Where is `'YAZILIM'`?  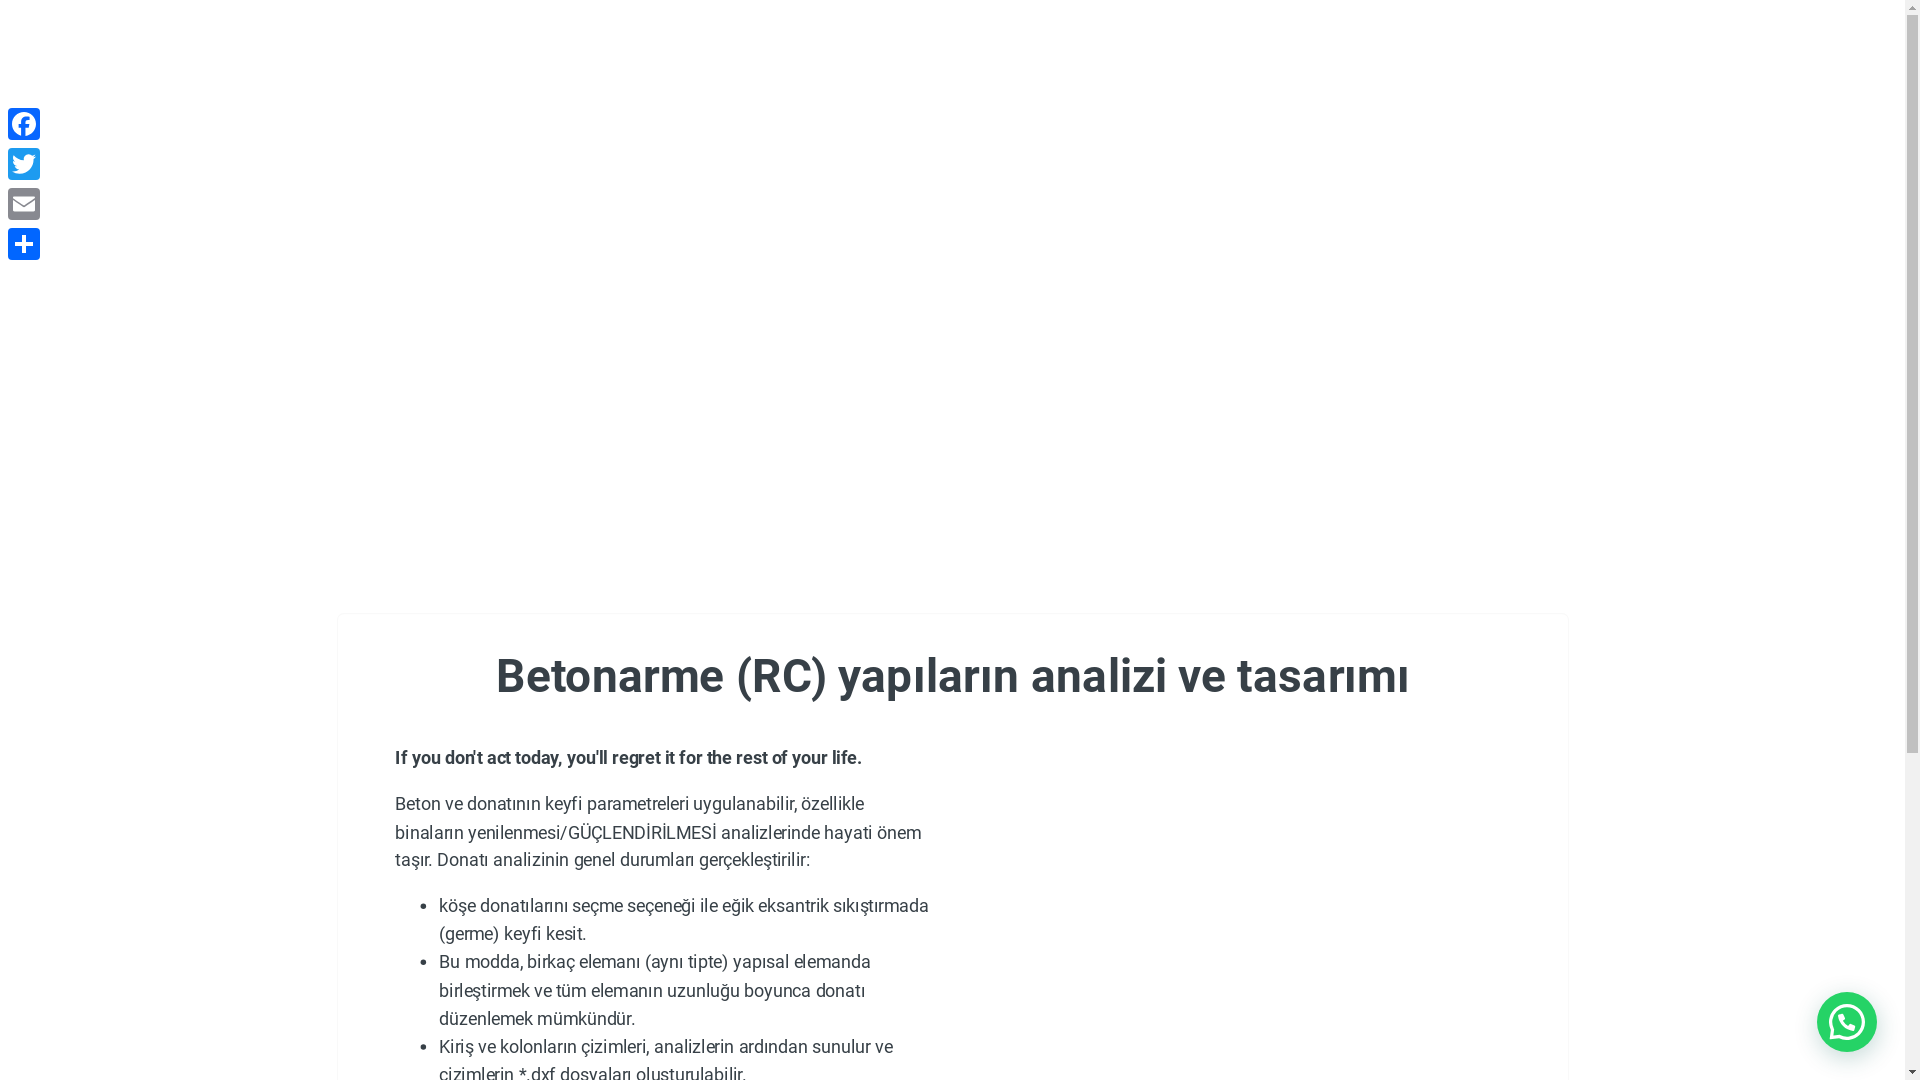
'YAZILIM' is located at coordinates (411, 82).